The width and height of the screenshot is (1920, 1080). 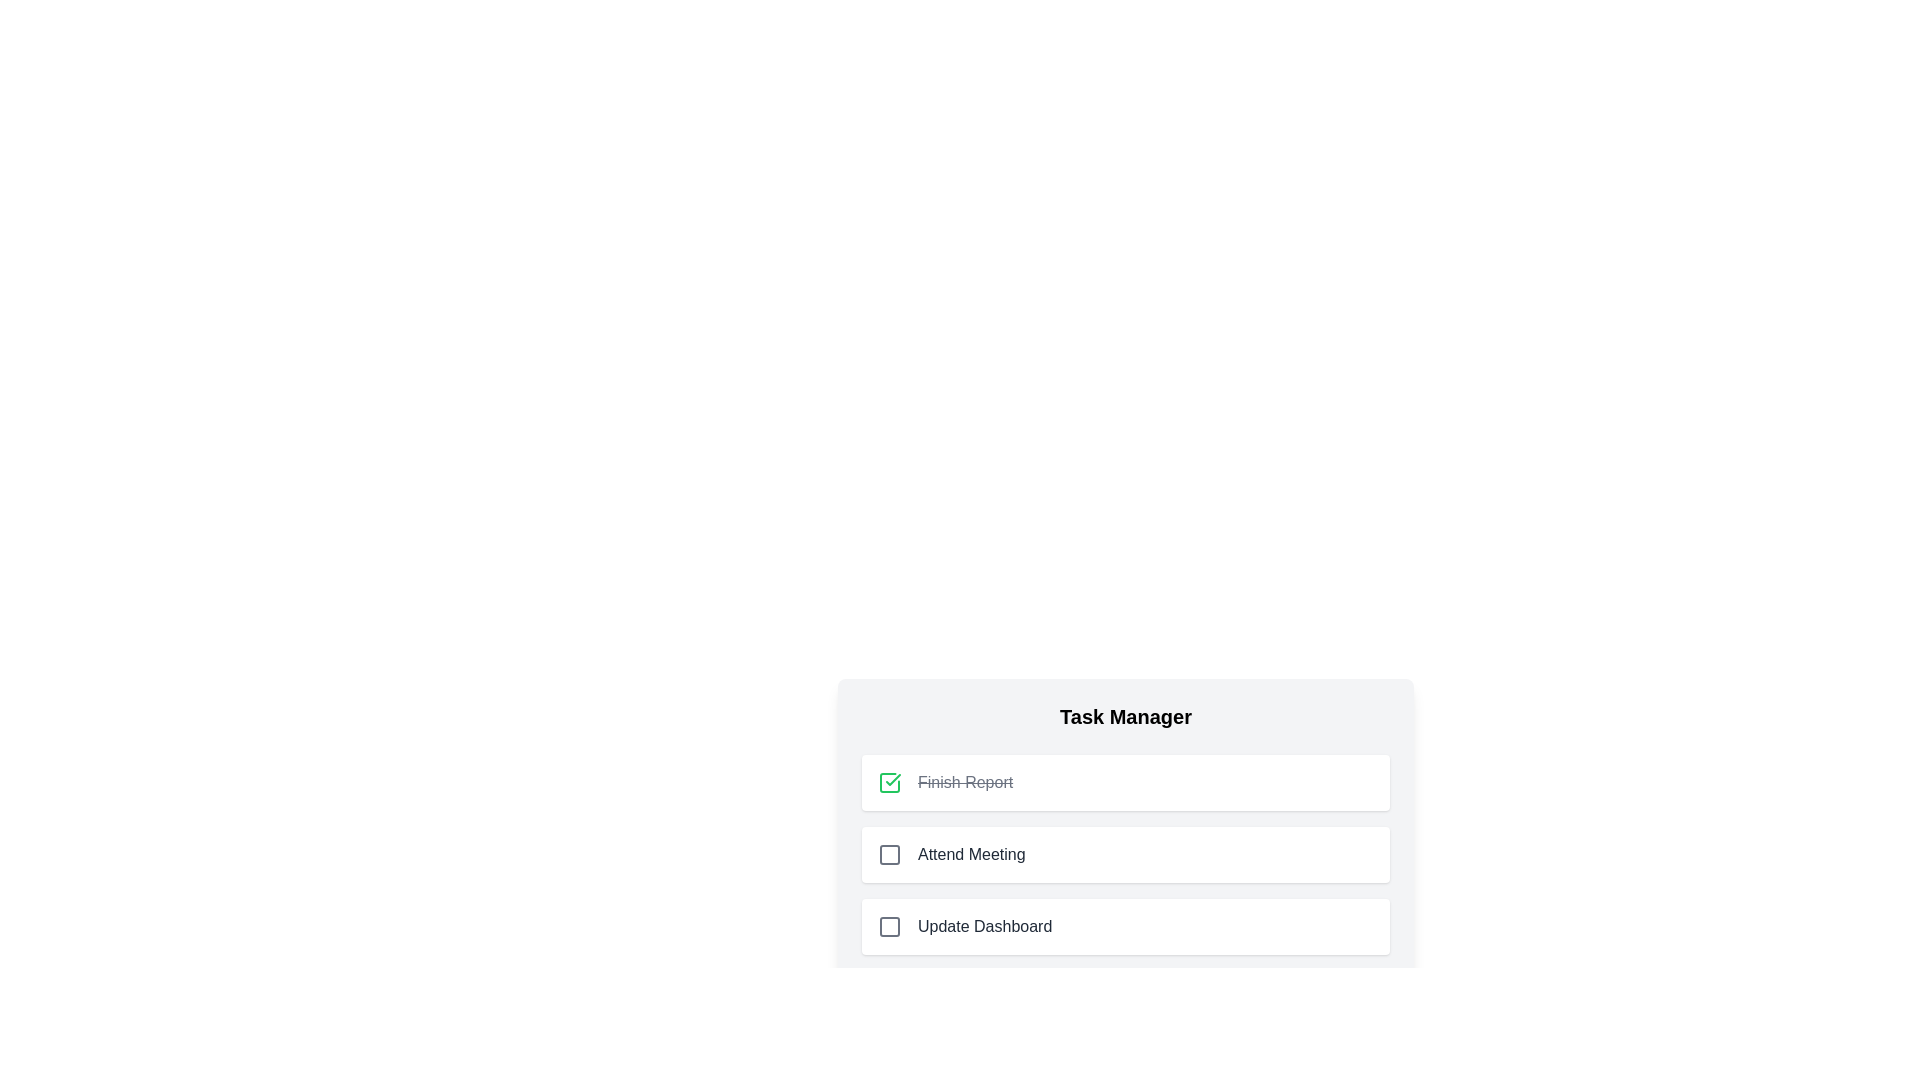 What do you see at coordinates (985, 926) in the screenshot?
I see `the text label 'Update Dashboard' in the task manager interface, which is positioned last in the vertical list beneath 'Attend Meeting'` at bounding box center [985, 926].